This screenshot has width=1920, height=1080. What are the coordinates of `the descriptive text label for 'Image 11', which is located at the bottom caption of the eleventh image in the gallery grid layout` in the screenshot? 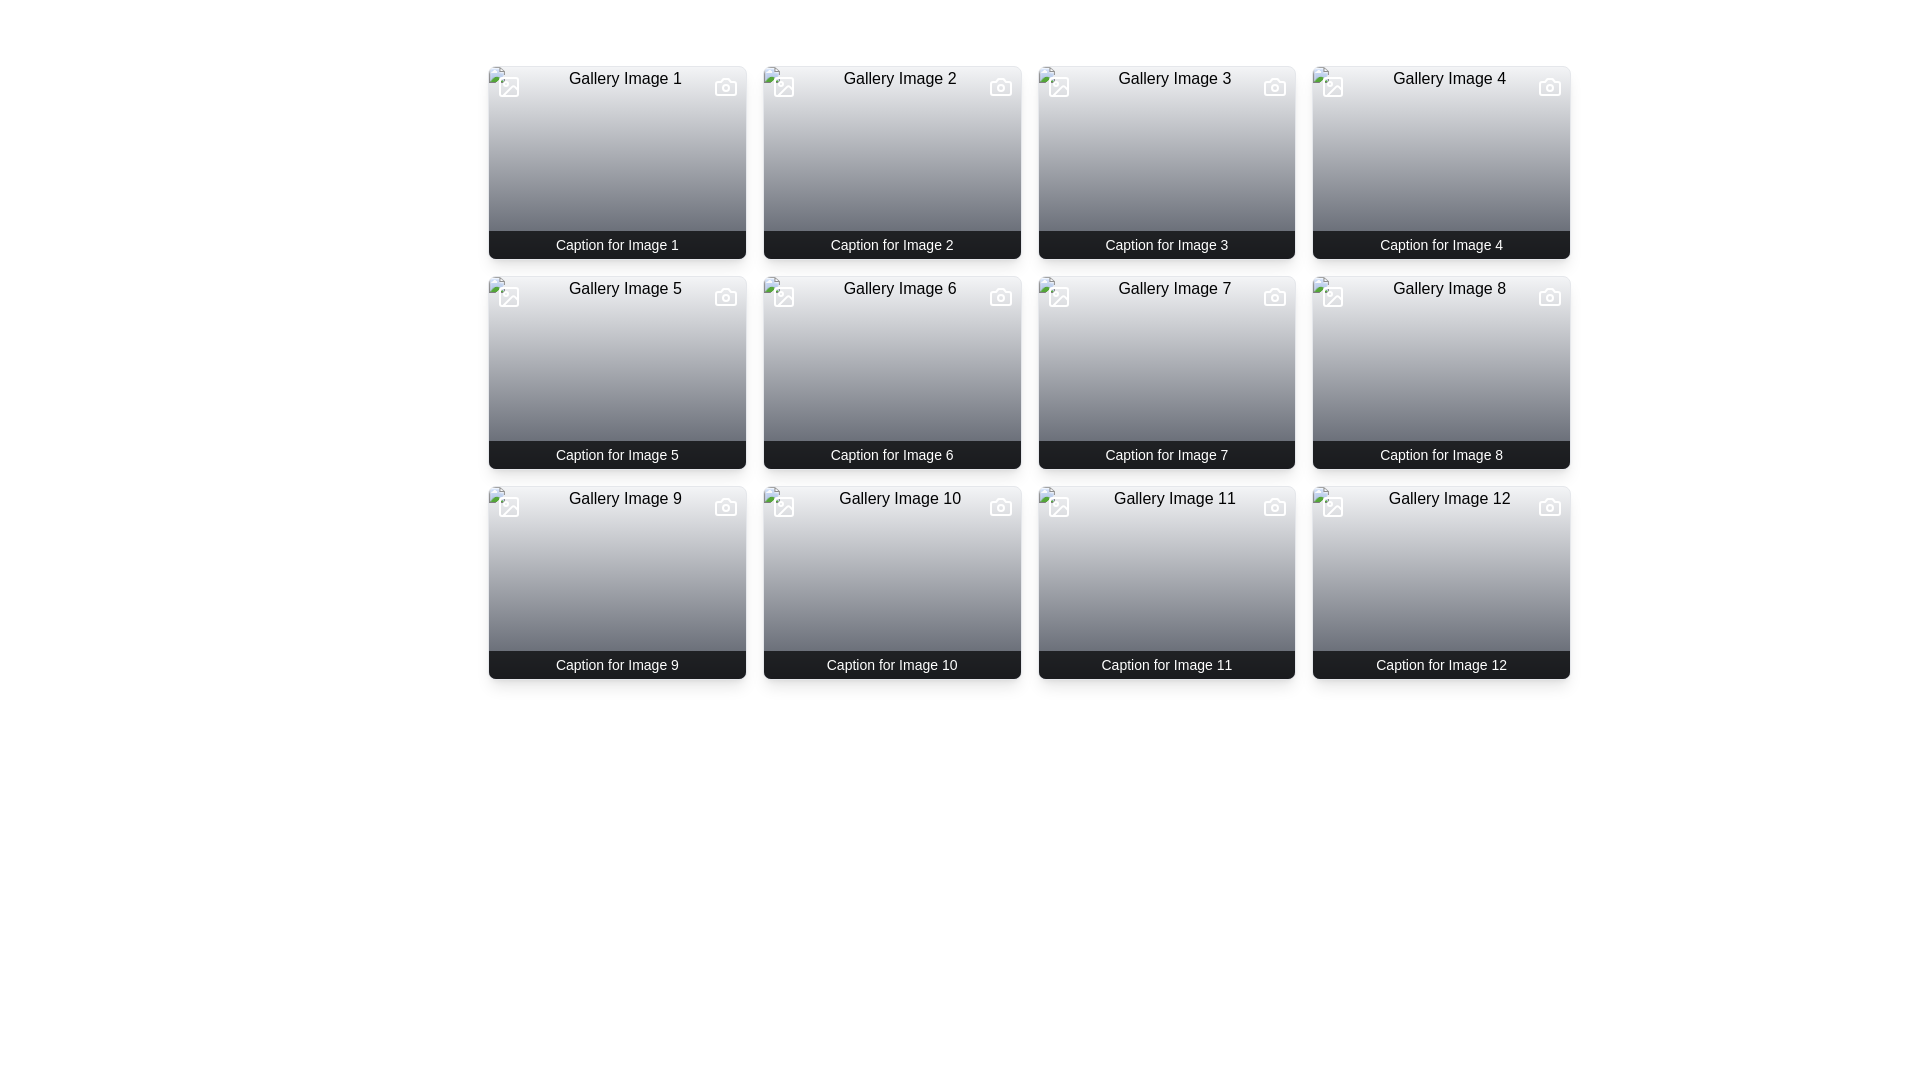 It's located at (1166, 664).